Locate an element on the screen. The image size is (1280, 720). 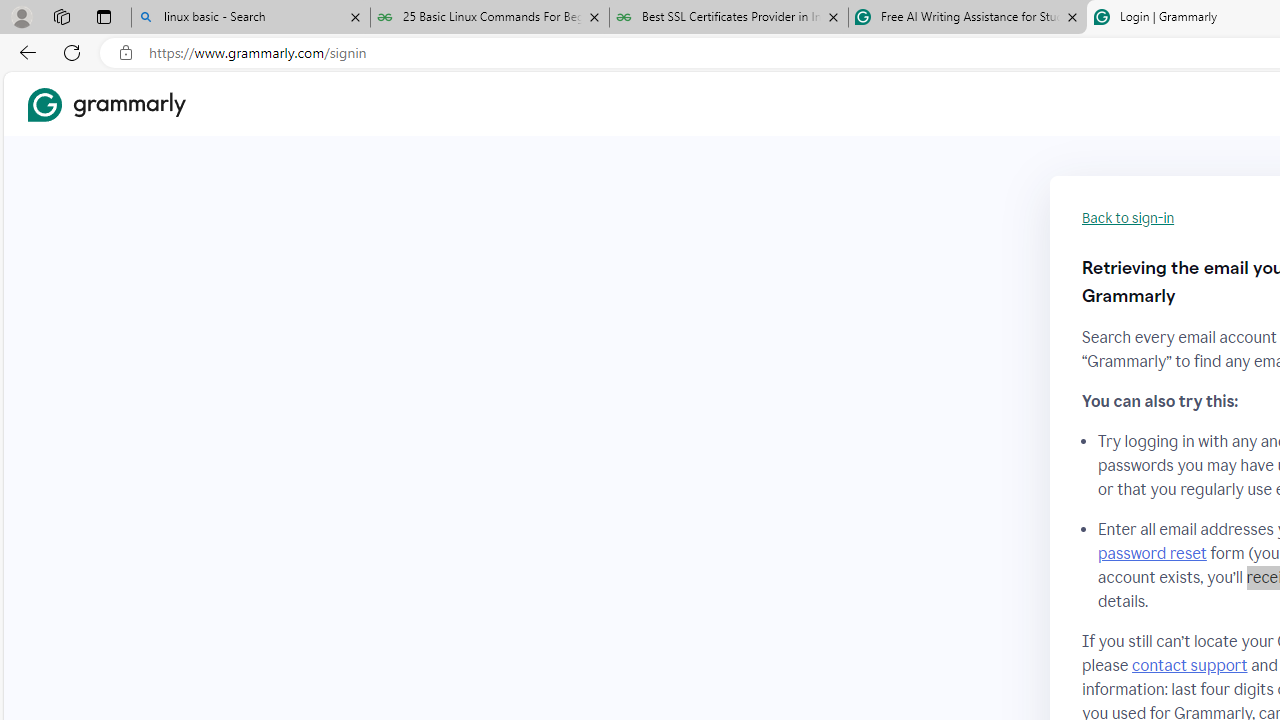
'Free AI Writing Assistance for Students | Grammarly' is located at coordinates (967, 17).